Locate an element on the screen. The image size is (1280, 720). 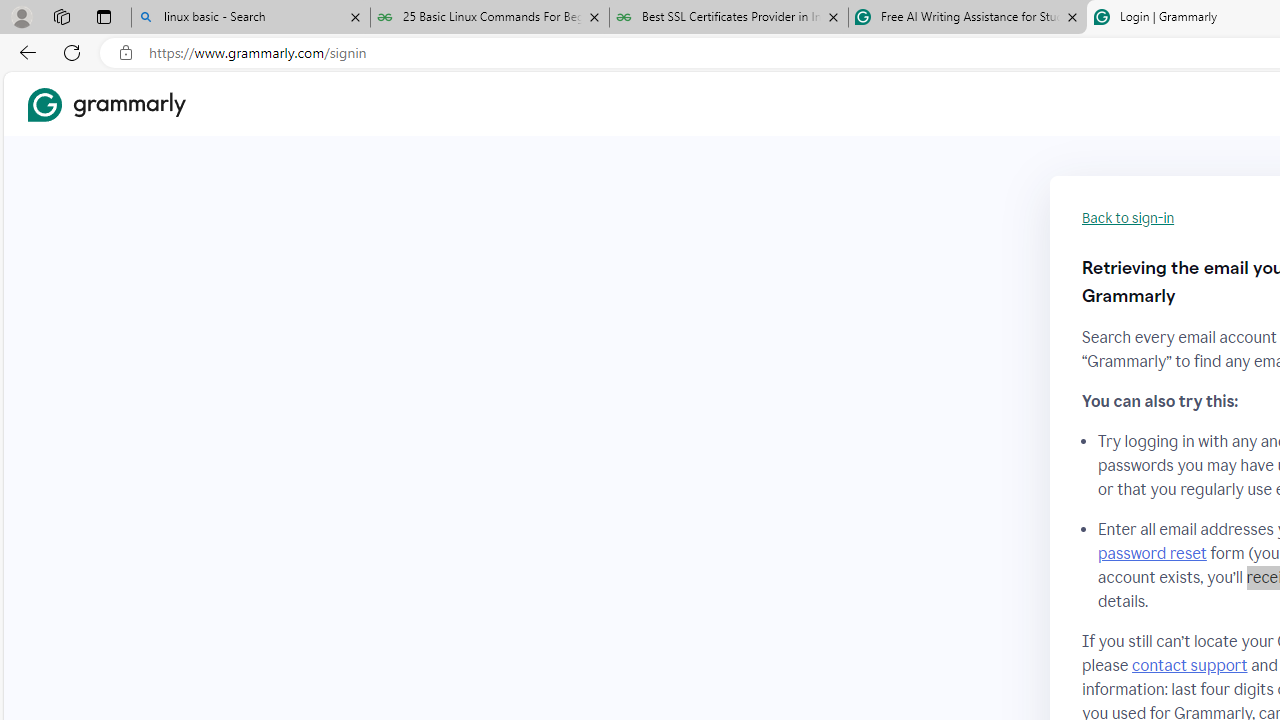
'Free AI Writing Assistance for Students | Grammarly' is located at coordinates (967, 17).